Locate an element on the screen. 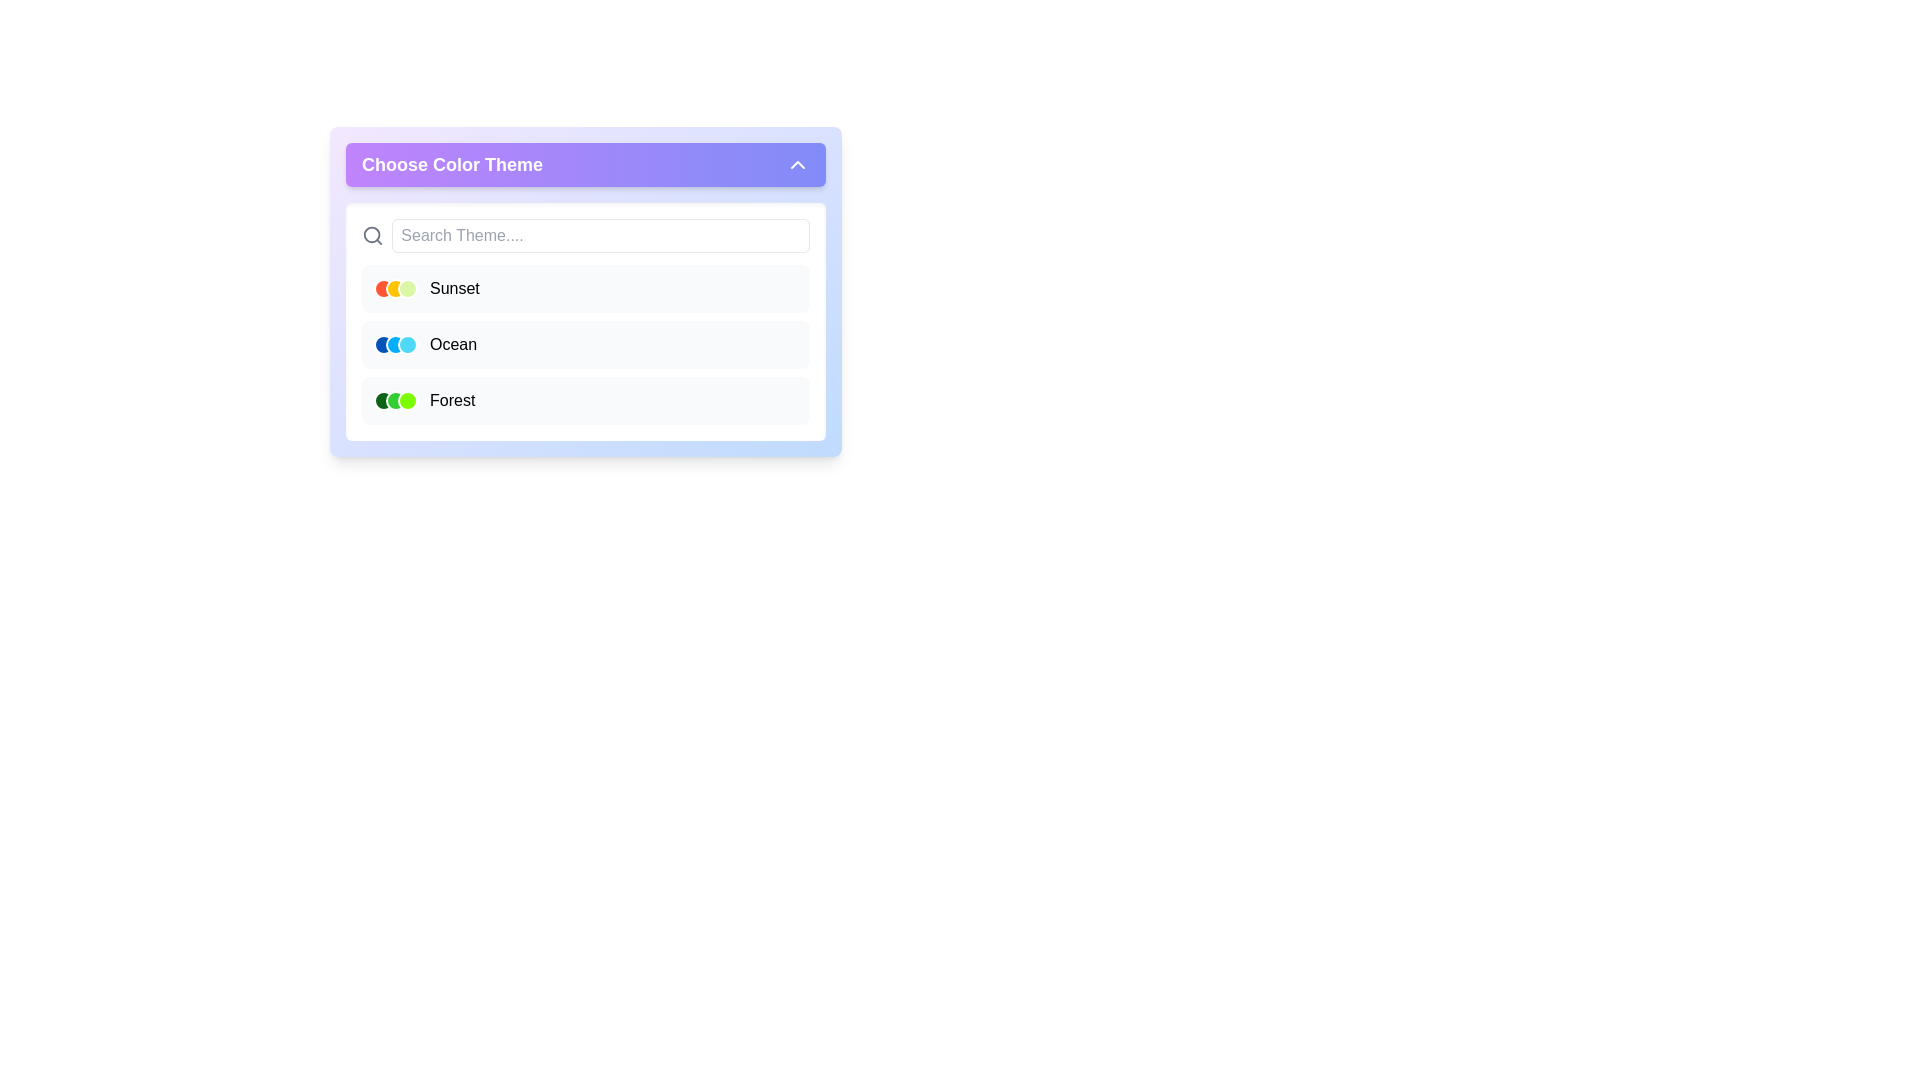  the search icon located in the header of the search section, which is positioned immediately to the left of the 'Search Theme...' input field is located at coordinates (373, 234).